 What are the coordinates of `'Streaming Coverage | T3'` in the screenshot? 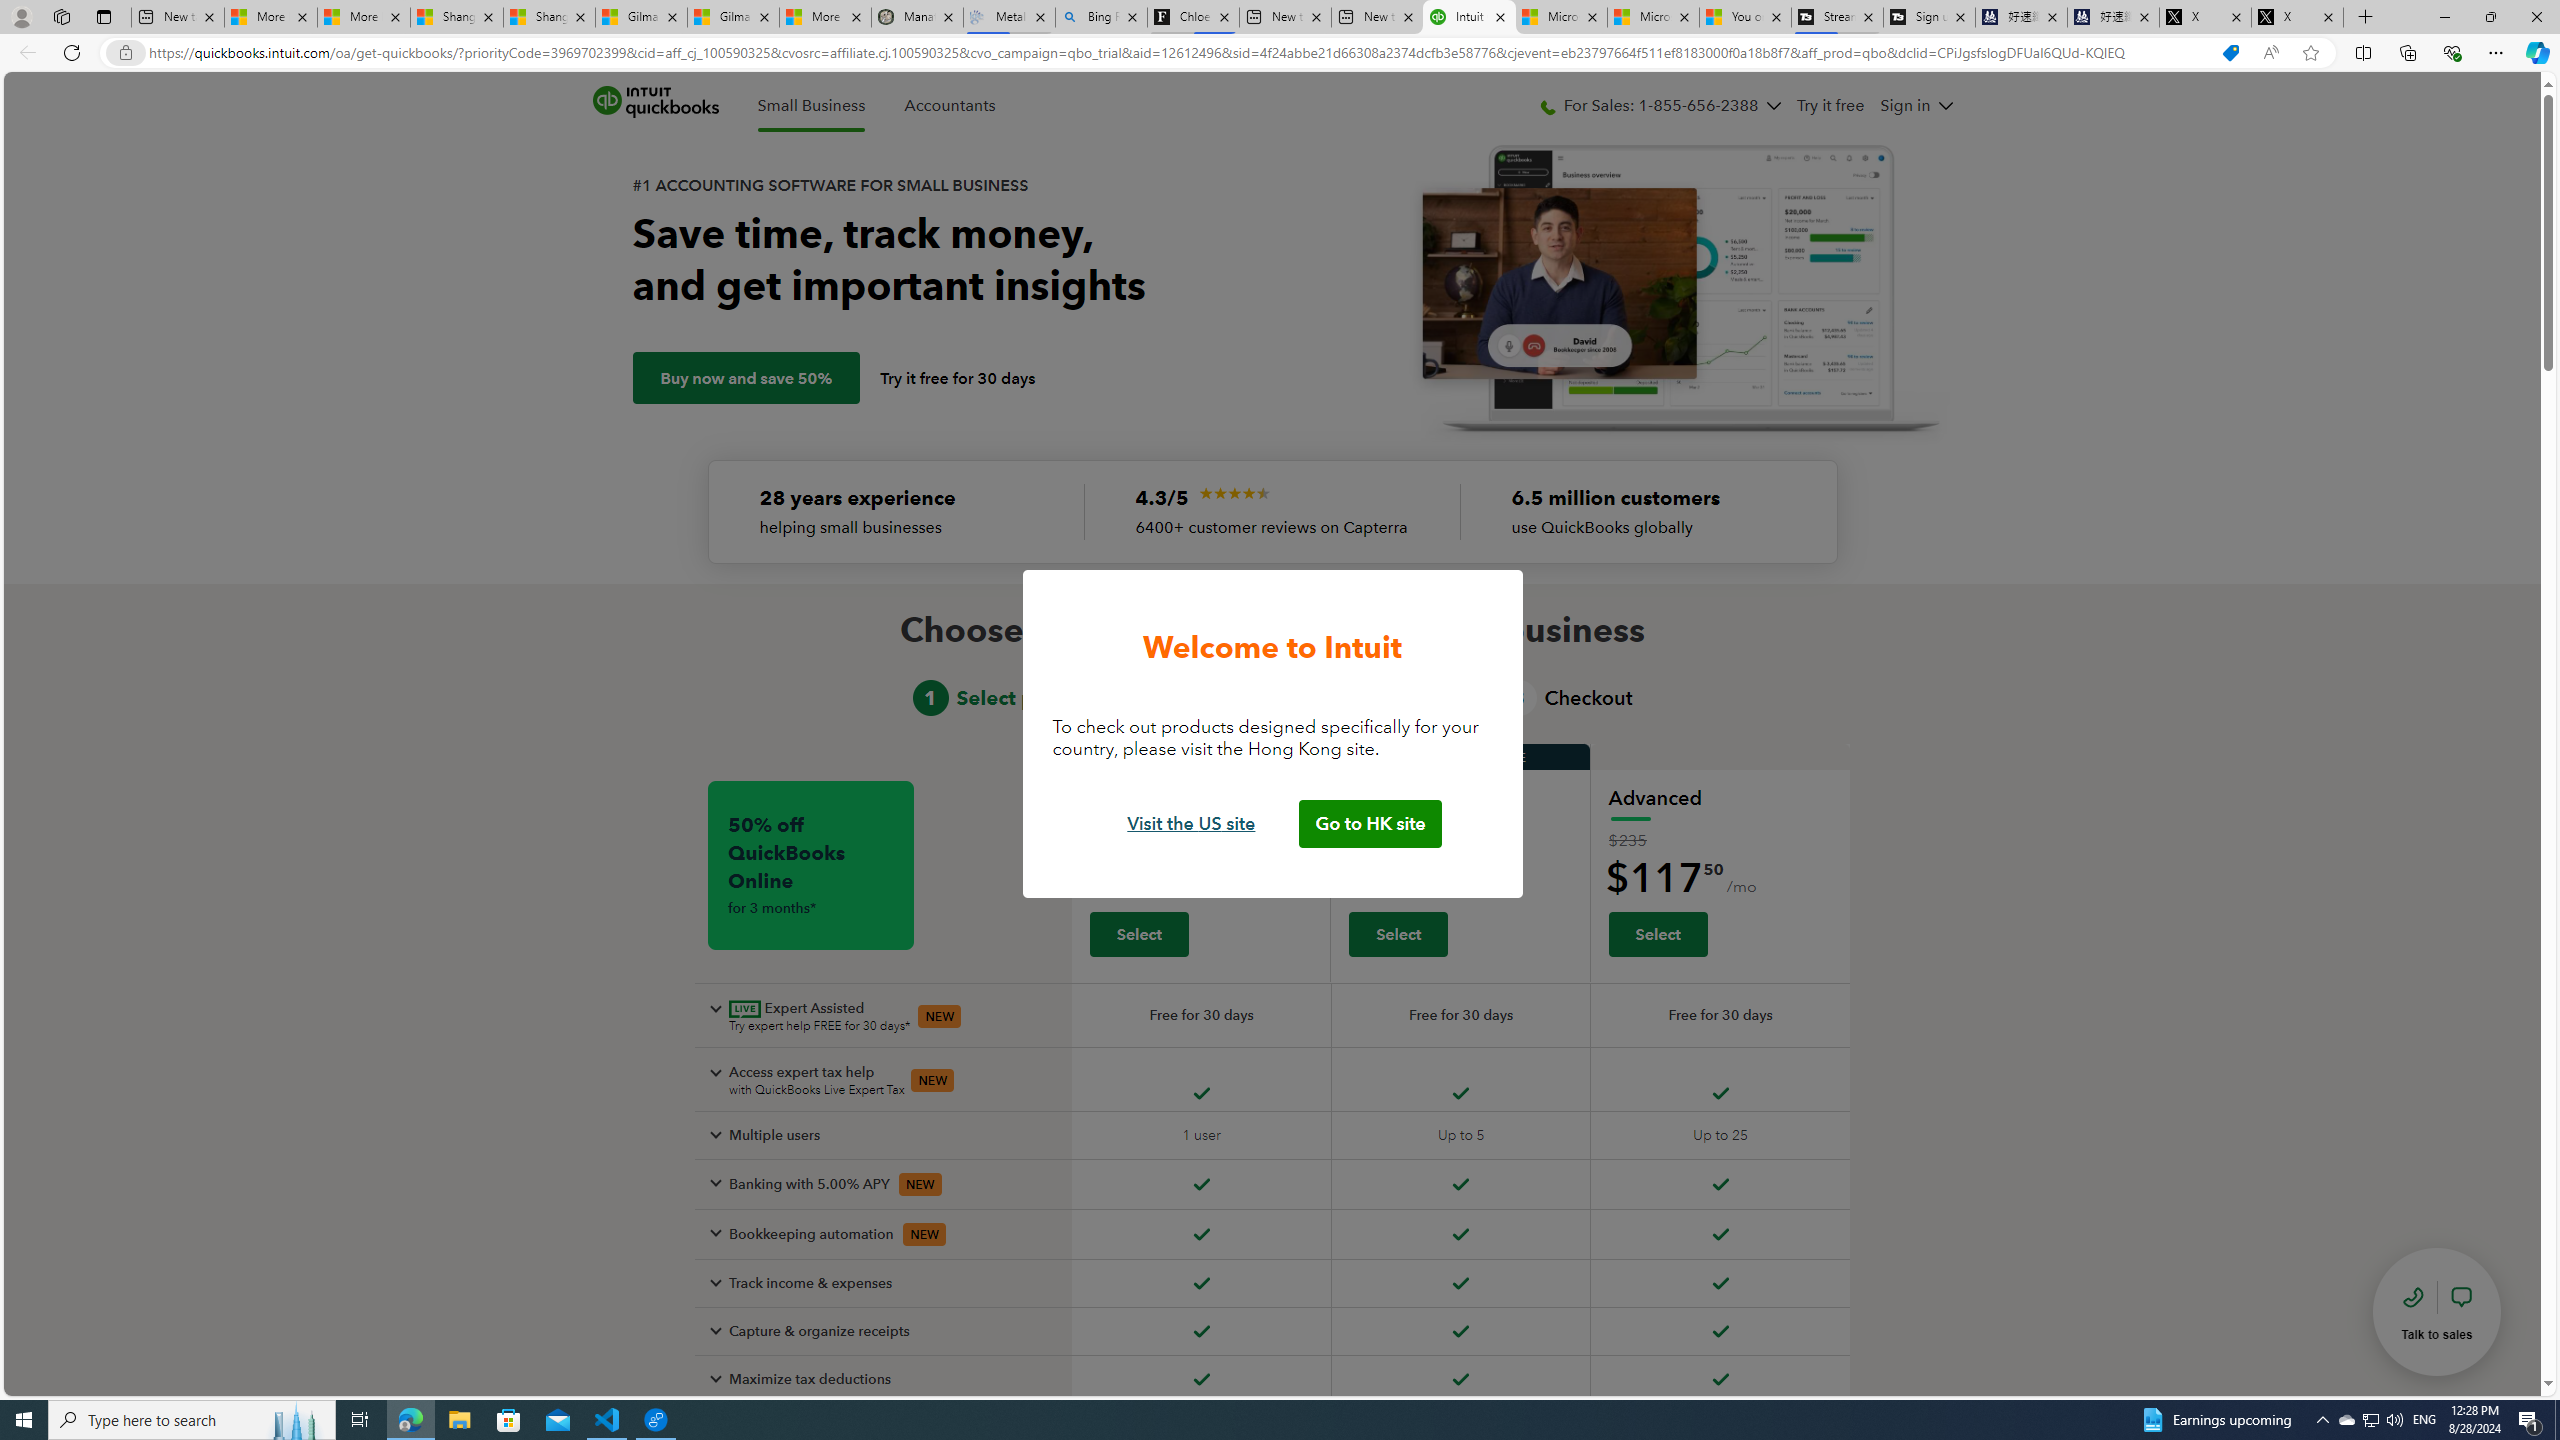 It's located at (1835, 16).